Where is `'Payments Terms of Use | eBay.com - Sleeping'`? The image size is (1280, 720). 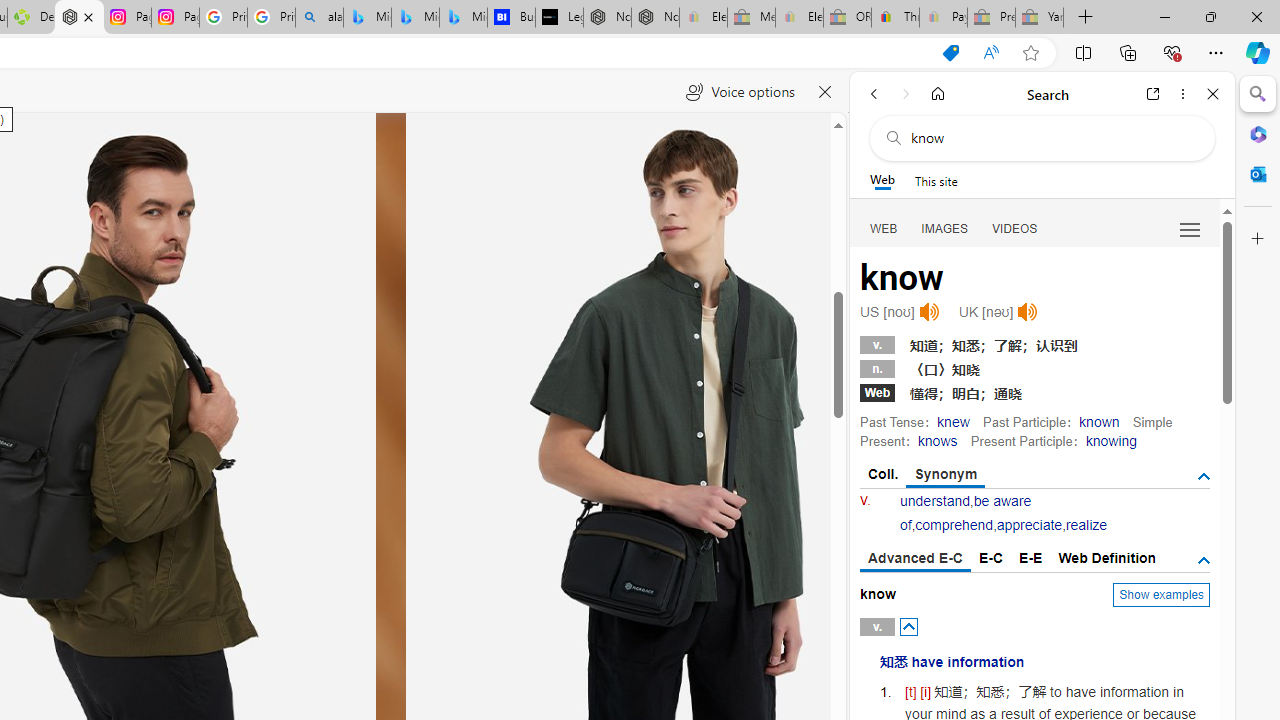
'Payments Terms of Use | eBay.com - Sleeping' is located at coordinates (942, 17).